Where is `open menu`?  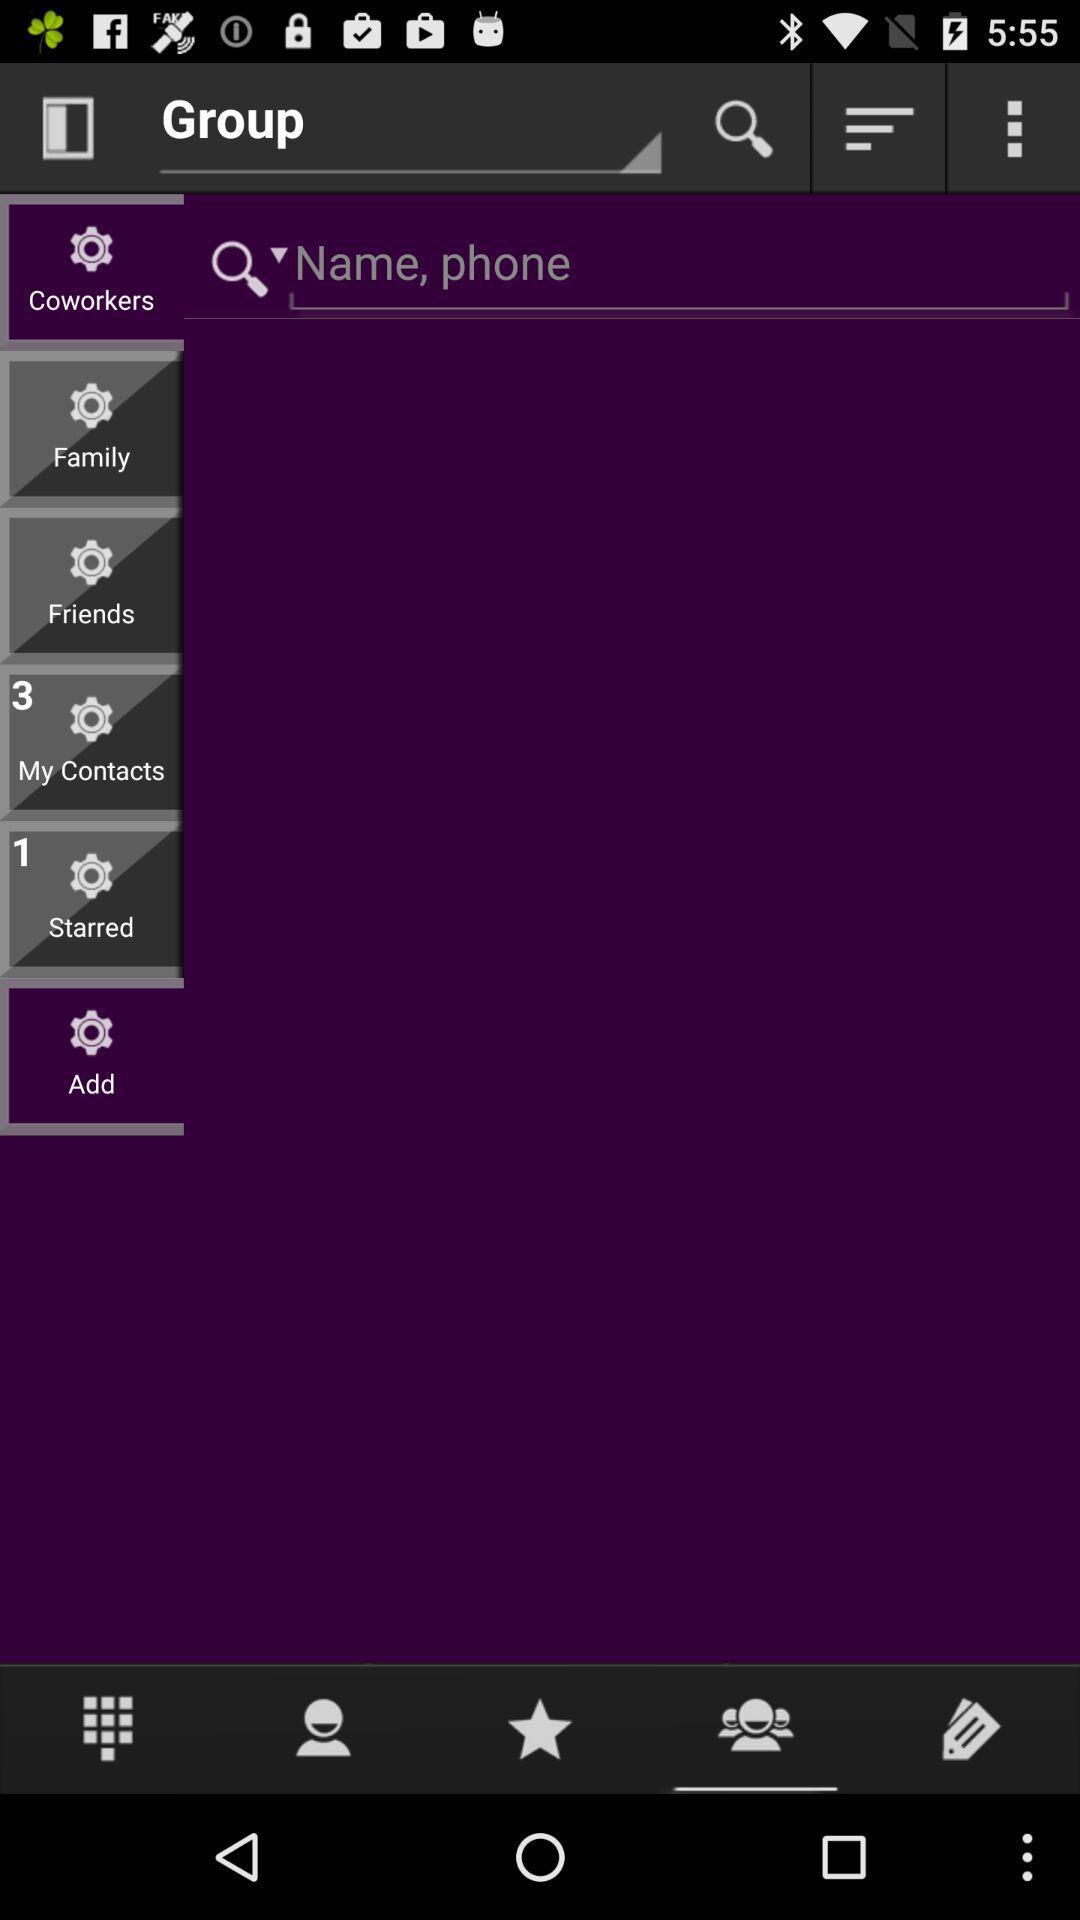 open menu is located at coordinates (108, 1727).